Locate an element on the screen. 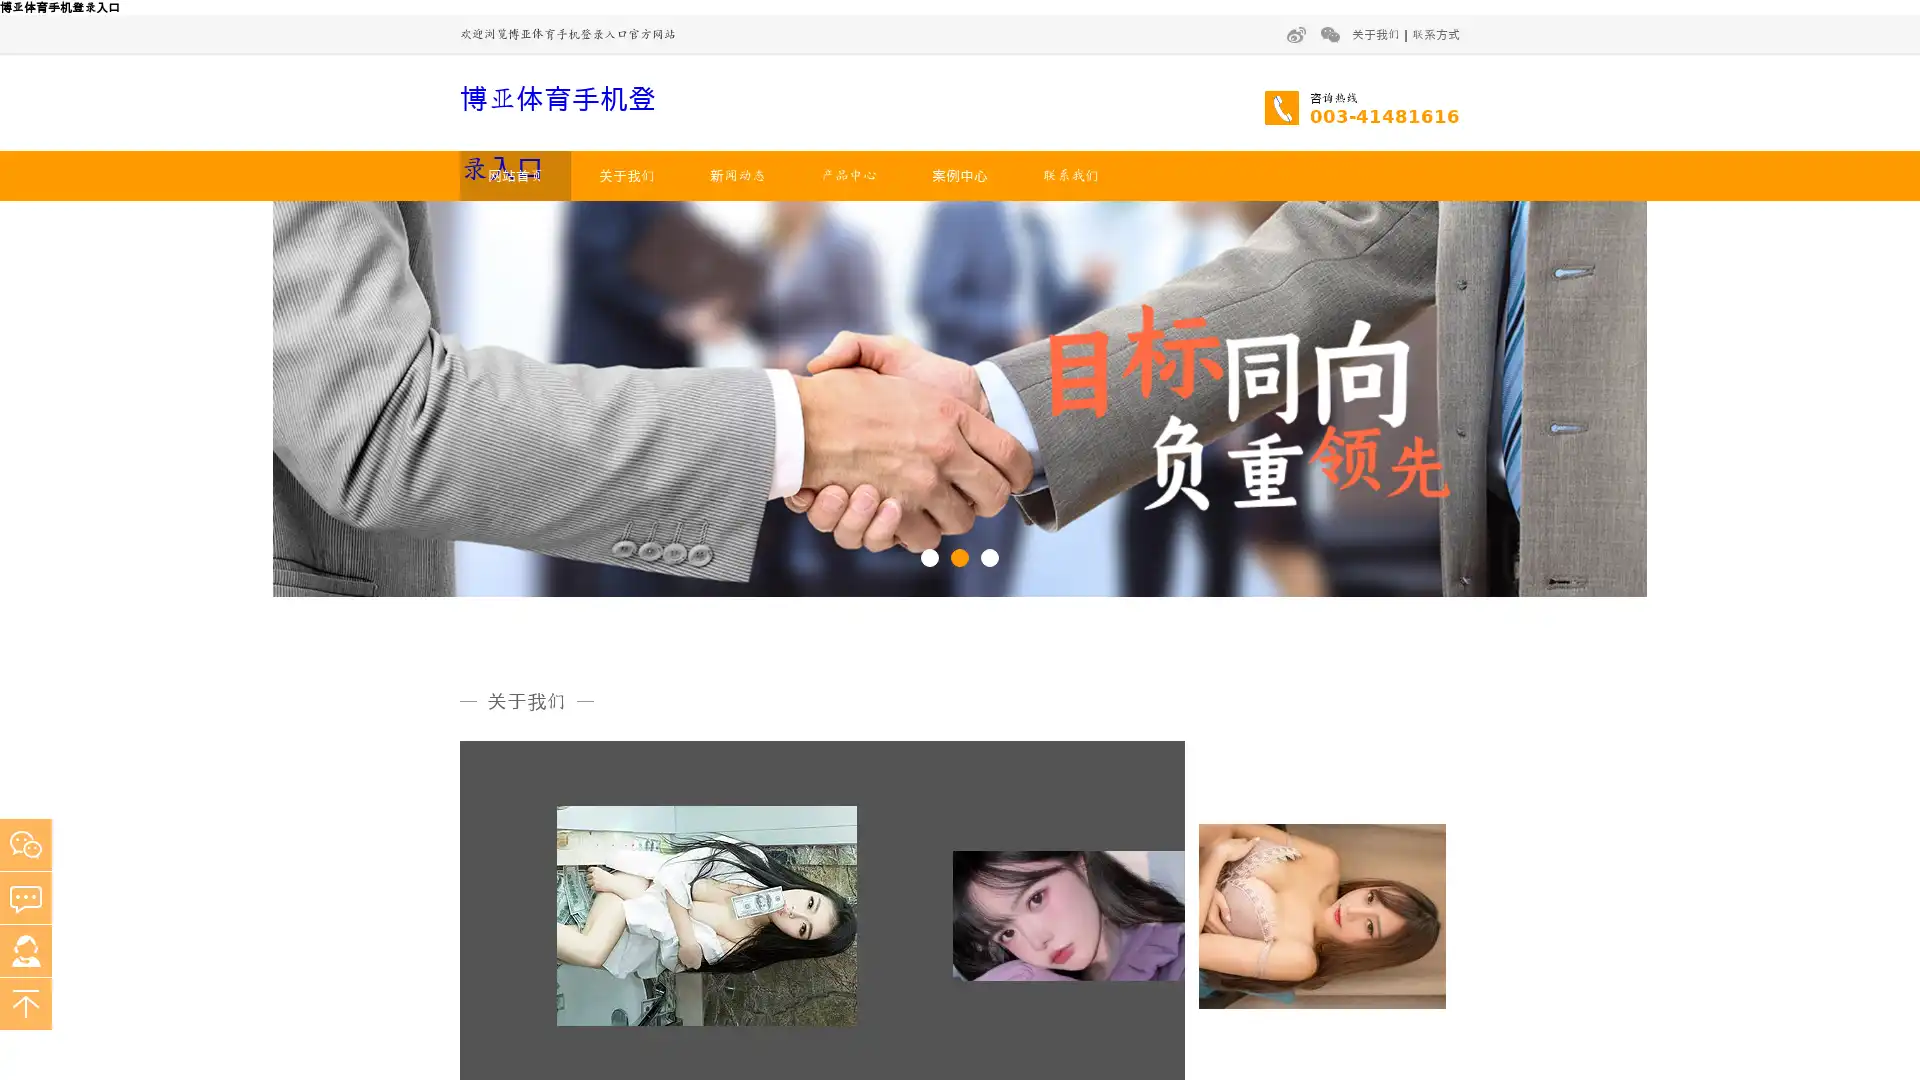 This screenshot has height=1080, width=1920. 2 is located at coordinates (960, 556).